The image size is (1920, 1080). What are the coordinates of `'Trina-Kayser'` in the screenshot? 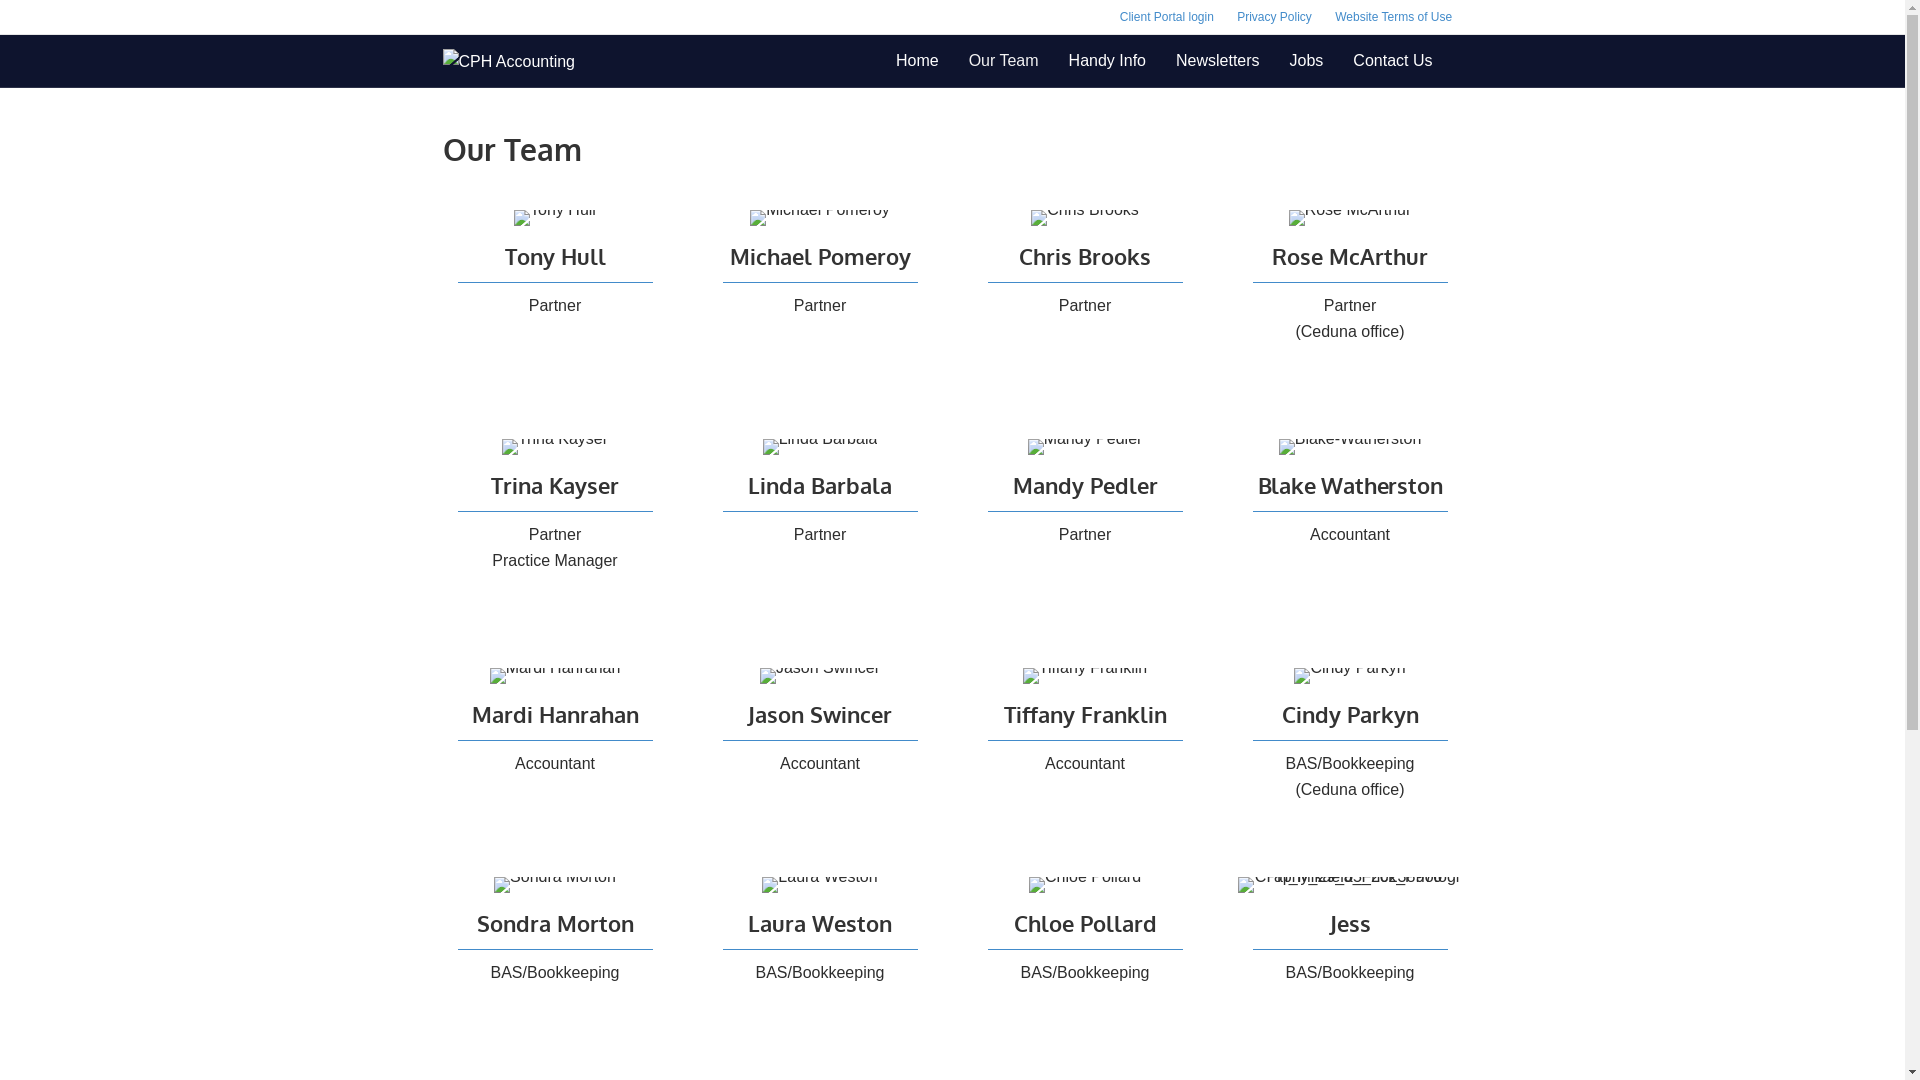 It's located at (555, 446).